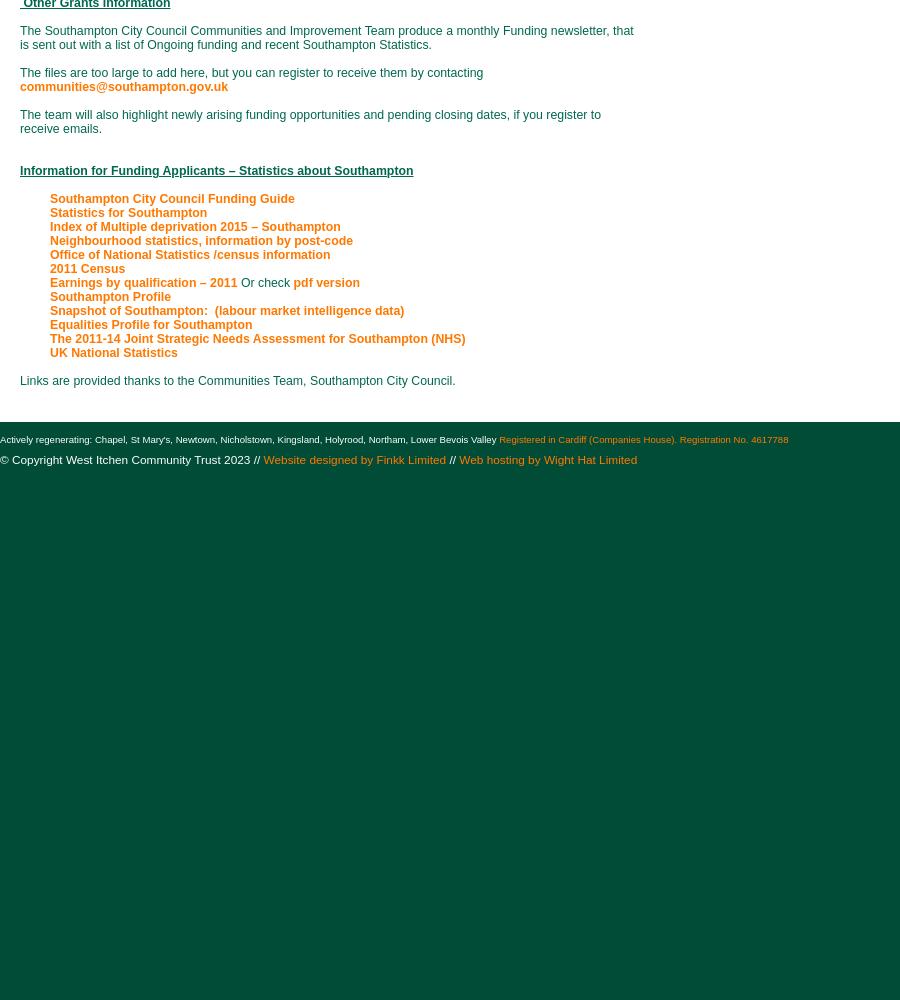 The image size is (900, 1000). I want to click on 'Information for Funding Applicants – Statistics about Southampton', so click(216, 171).